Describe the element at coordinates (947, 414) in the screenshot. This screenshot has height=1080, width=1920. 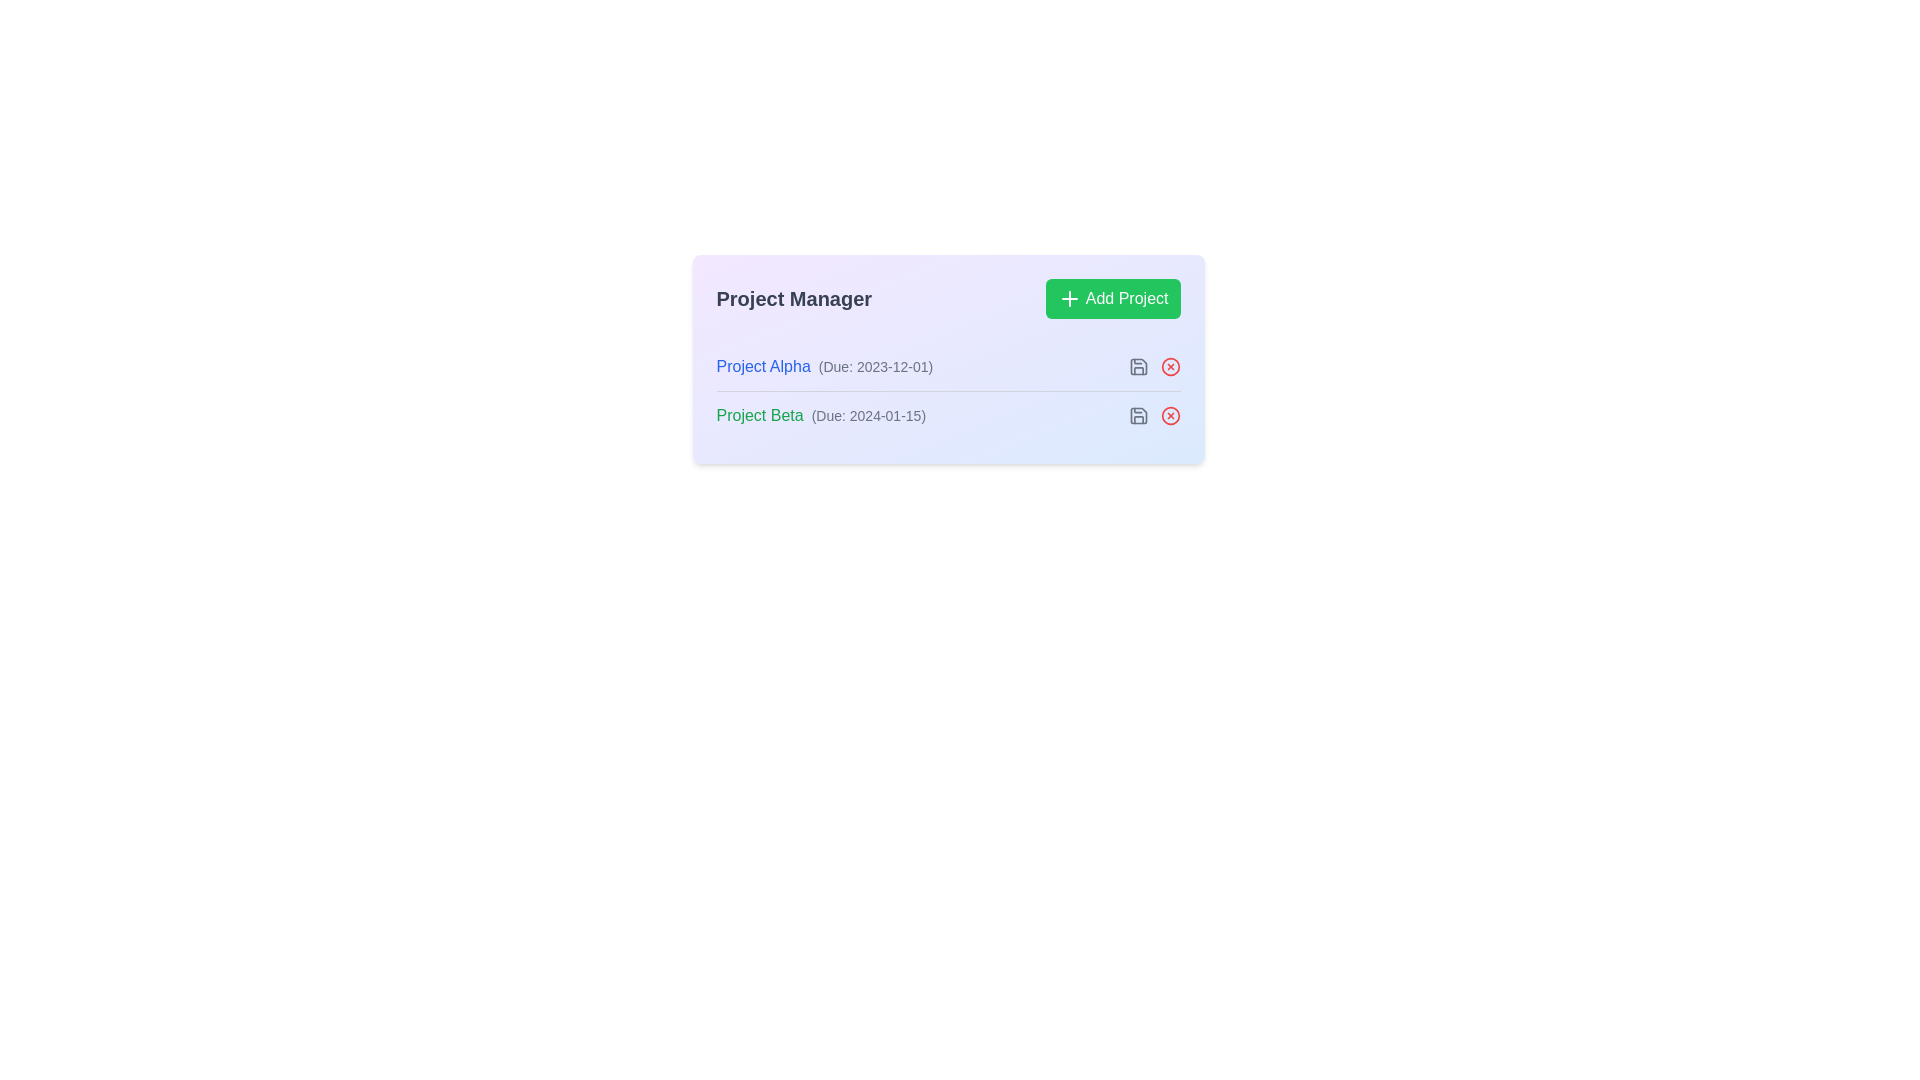
I see `the accompanying icons for actions located next to the list item displaying 'Project Beta (Due: 2024-01-15)' in the project management interface` at that location.